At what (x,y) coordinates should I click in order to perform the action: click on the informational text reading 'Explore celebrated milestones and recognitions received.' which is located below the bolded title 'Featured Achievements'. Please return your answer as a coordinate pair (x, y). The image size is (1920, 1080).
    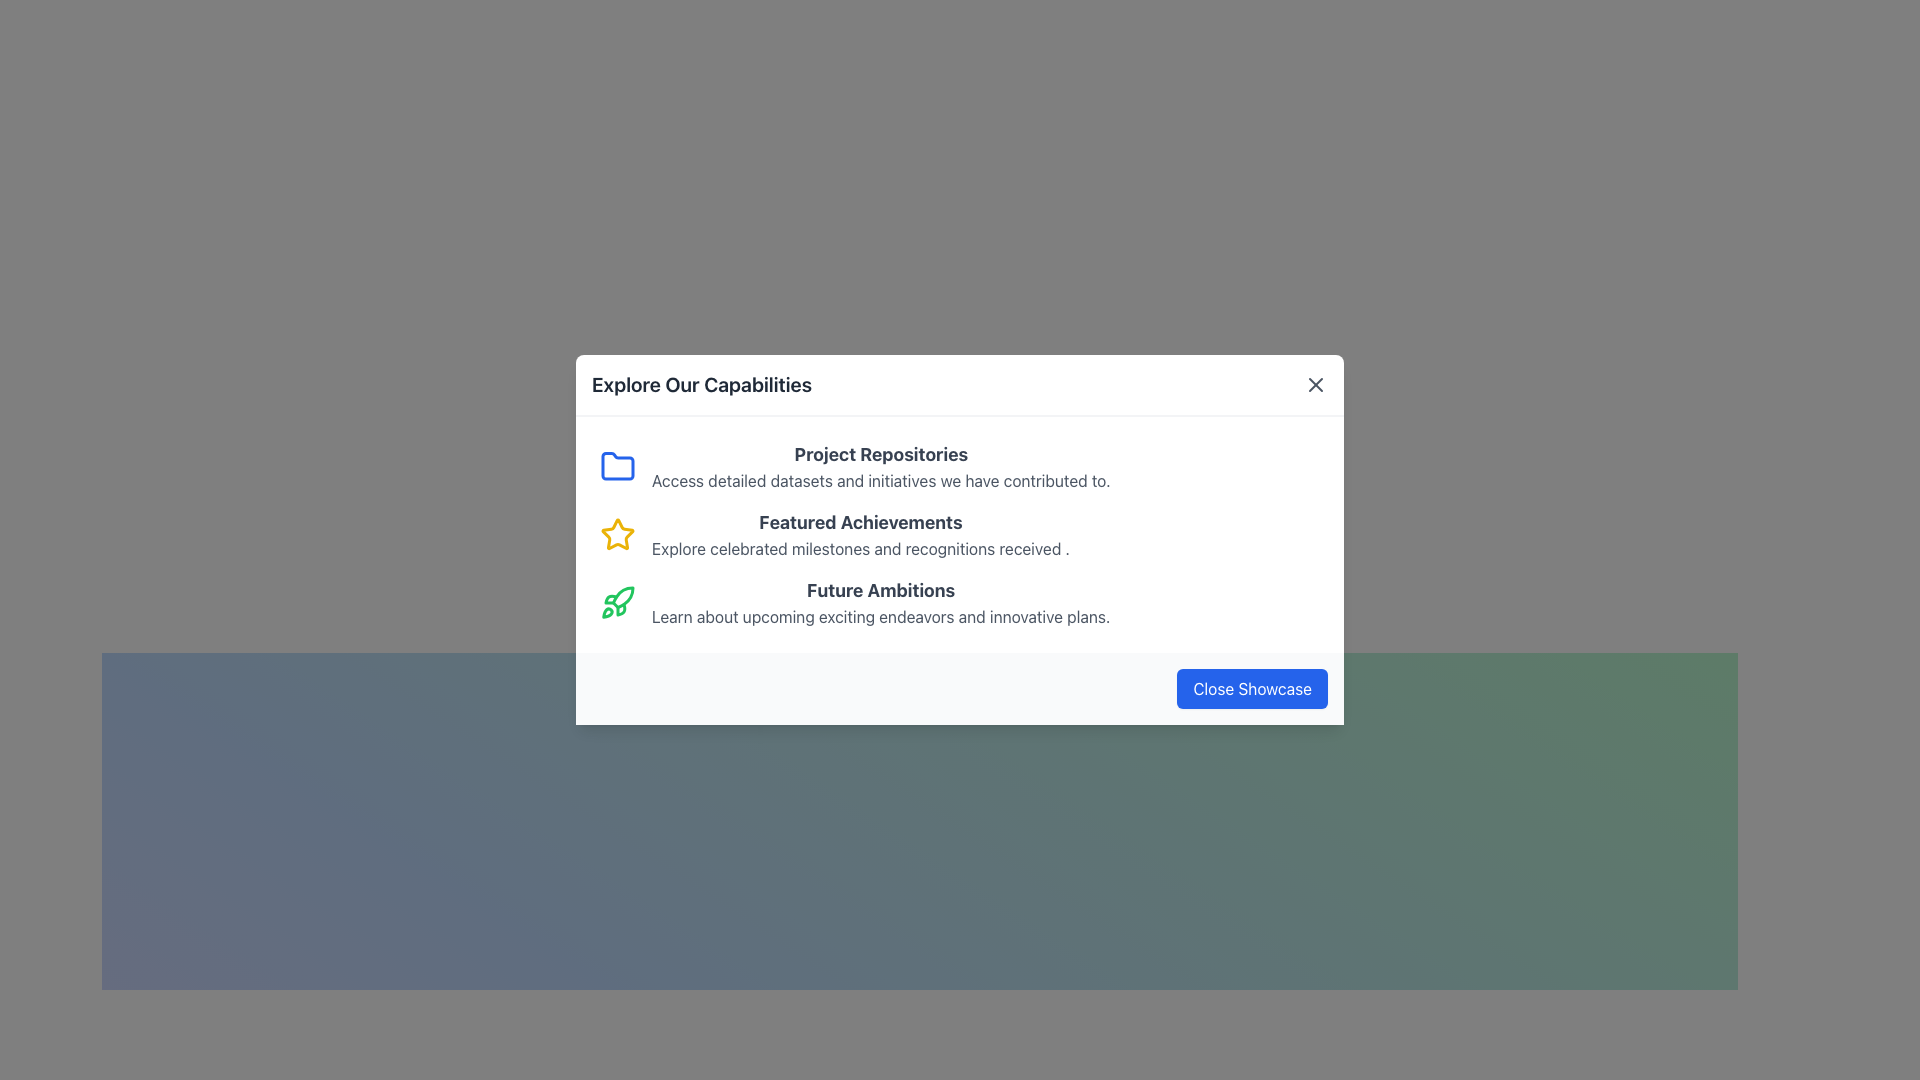
    Looking at the image, I should click on (860, 548).